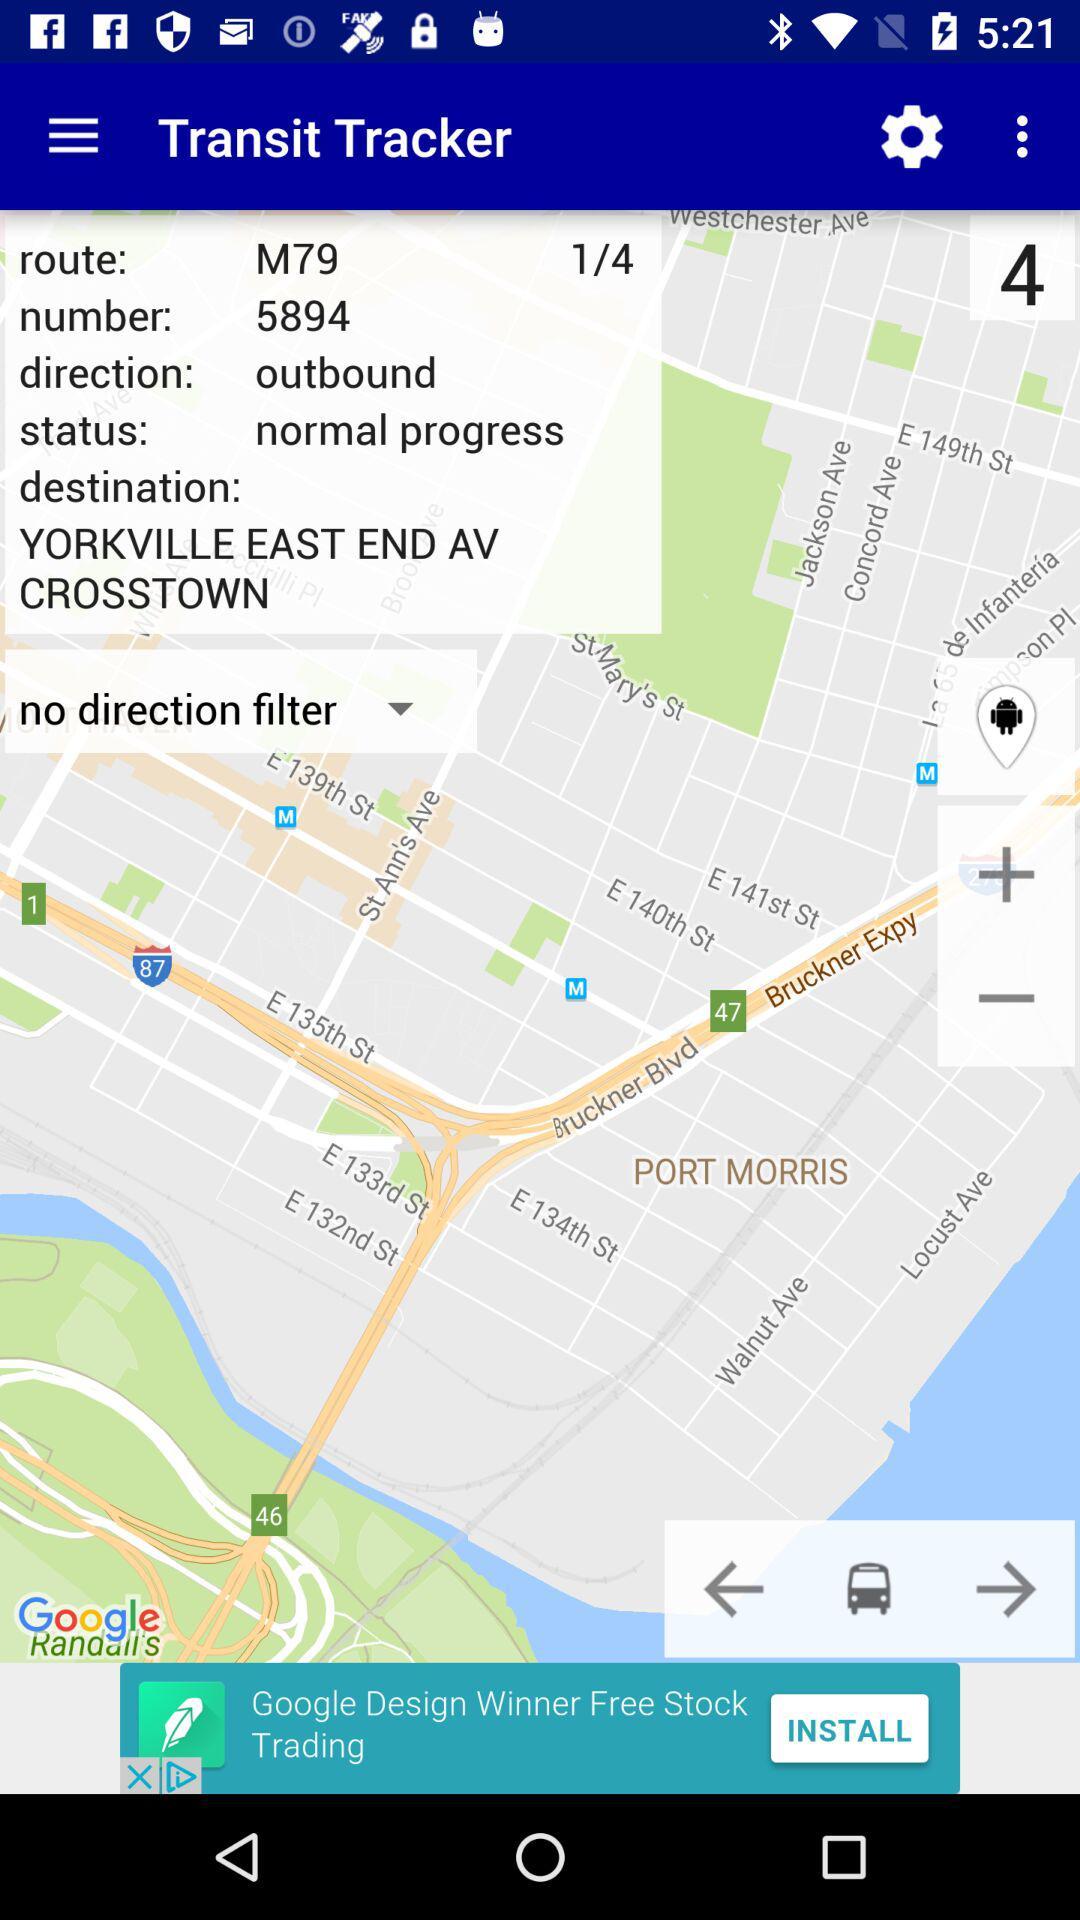  I want to click on zoom out option, so click(1006, 997).